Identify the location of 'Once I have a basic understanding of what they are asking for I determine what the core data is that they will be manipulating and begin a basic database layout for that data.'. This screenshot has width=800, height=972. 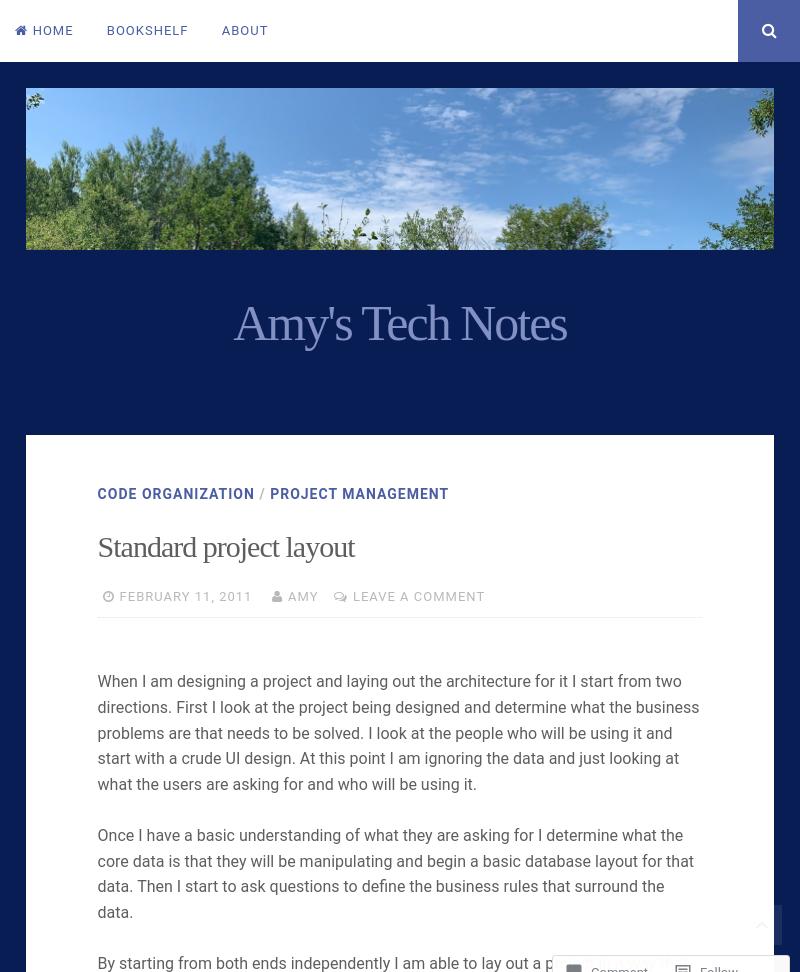
(394, 860).